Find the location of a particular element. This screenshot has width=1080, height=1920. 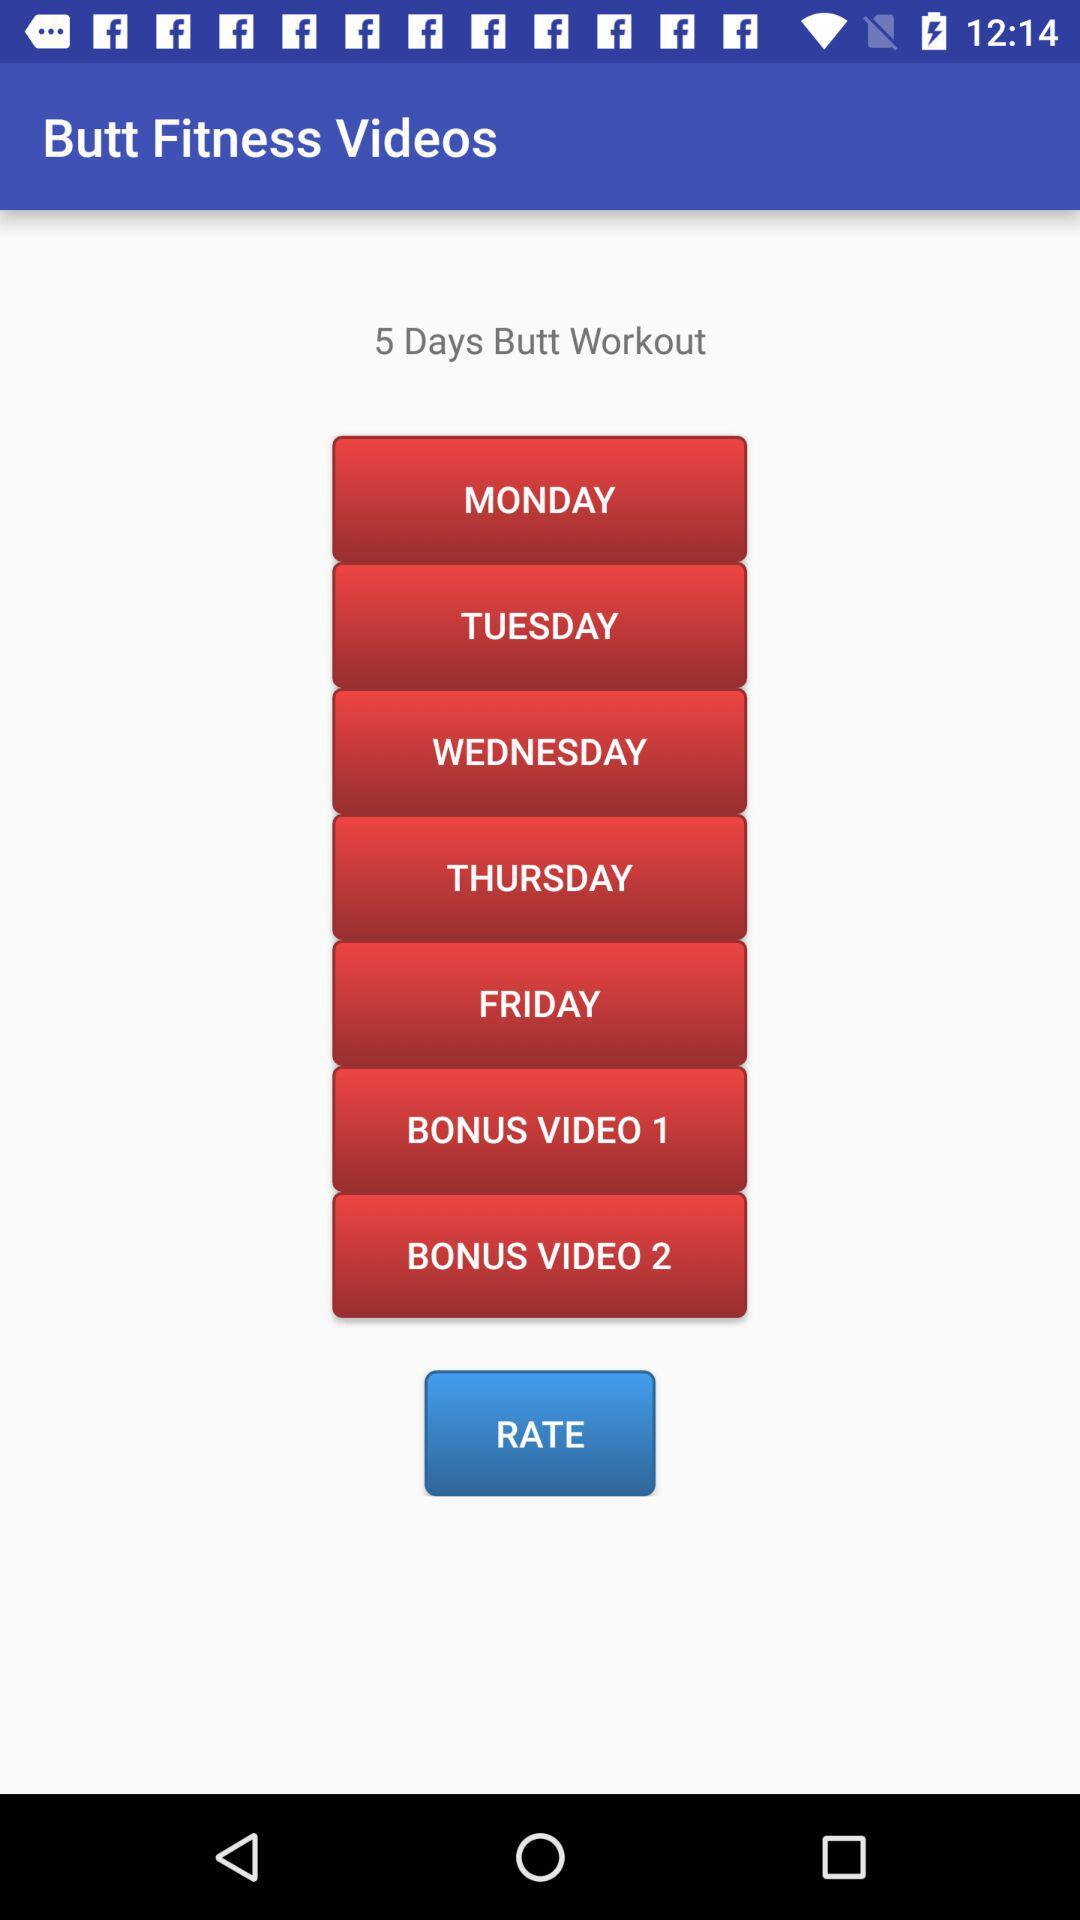

icon above the friday icon is located at coordinates (538, 876).